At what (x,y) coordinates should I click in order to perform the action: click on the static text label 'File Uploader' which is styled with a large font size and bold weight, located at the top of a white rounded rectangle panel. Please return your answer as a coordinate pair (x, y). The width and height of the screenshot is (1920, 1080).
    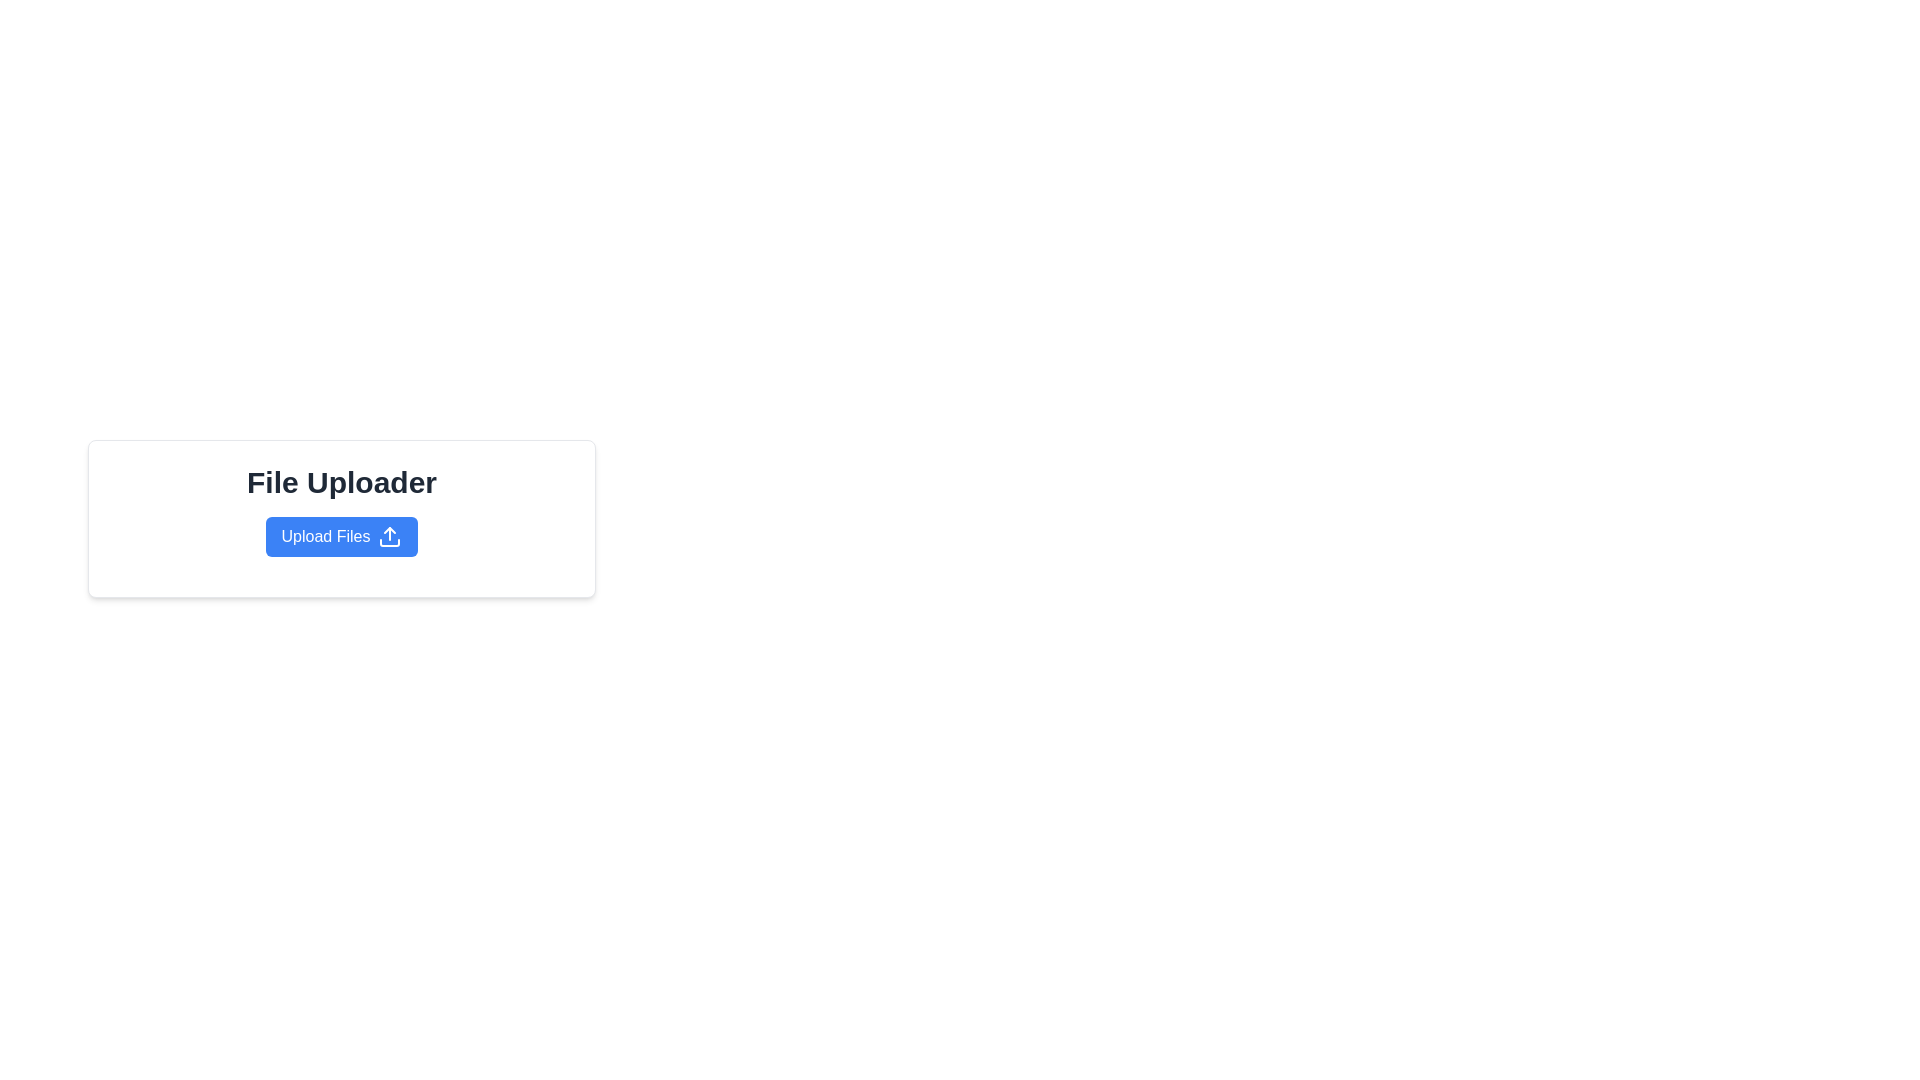
    Looking at the image, I should click on (341, 482).